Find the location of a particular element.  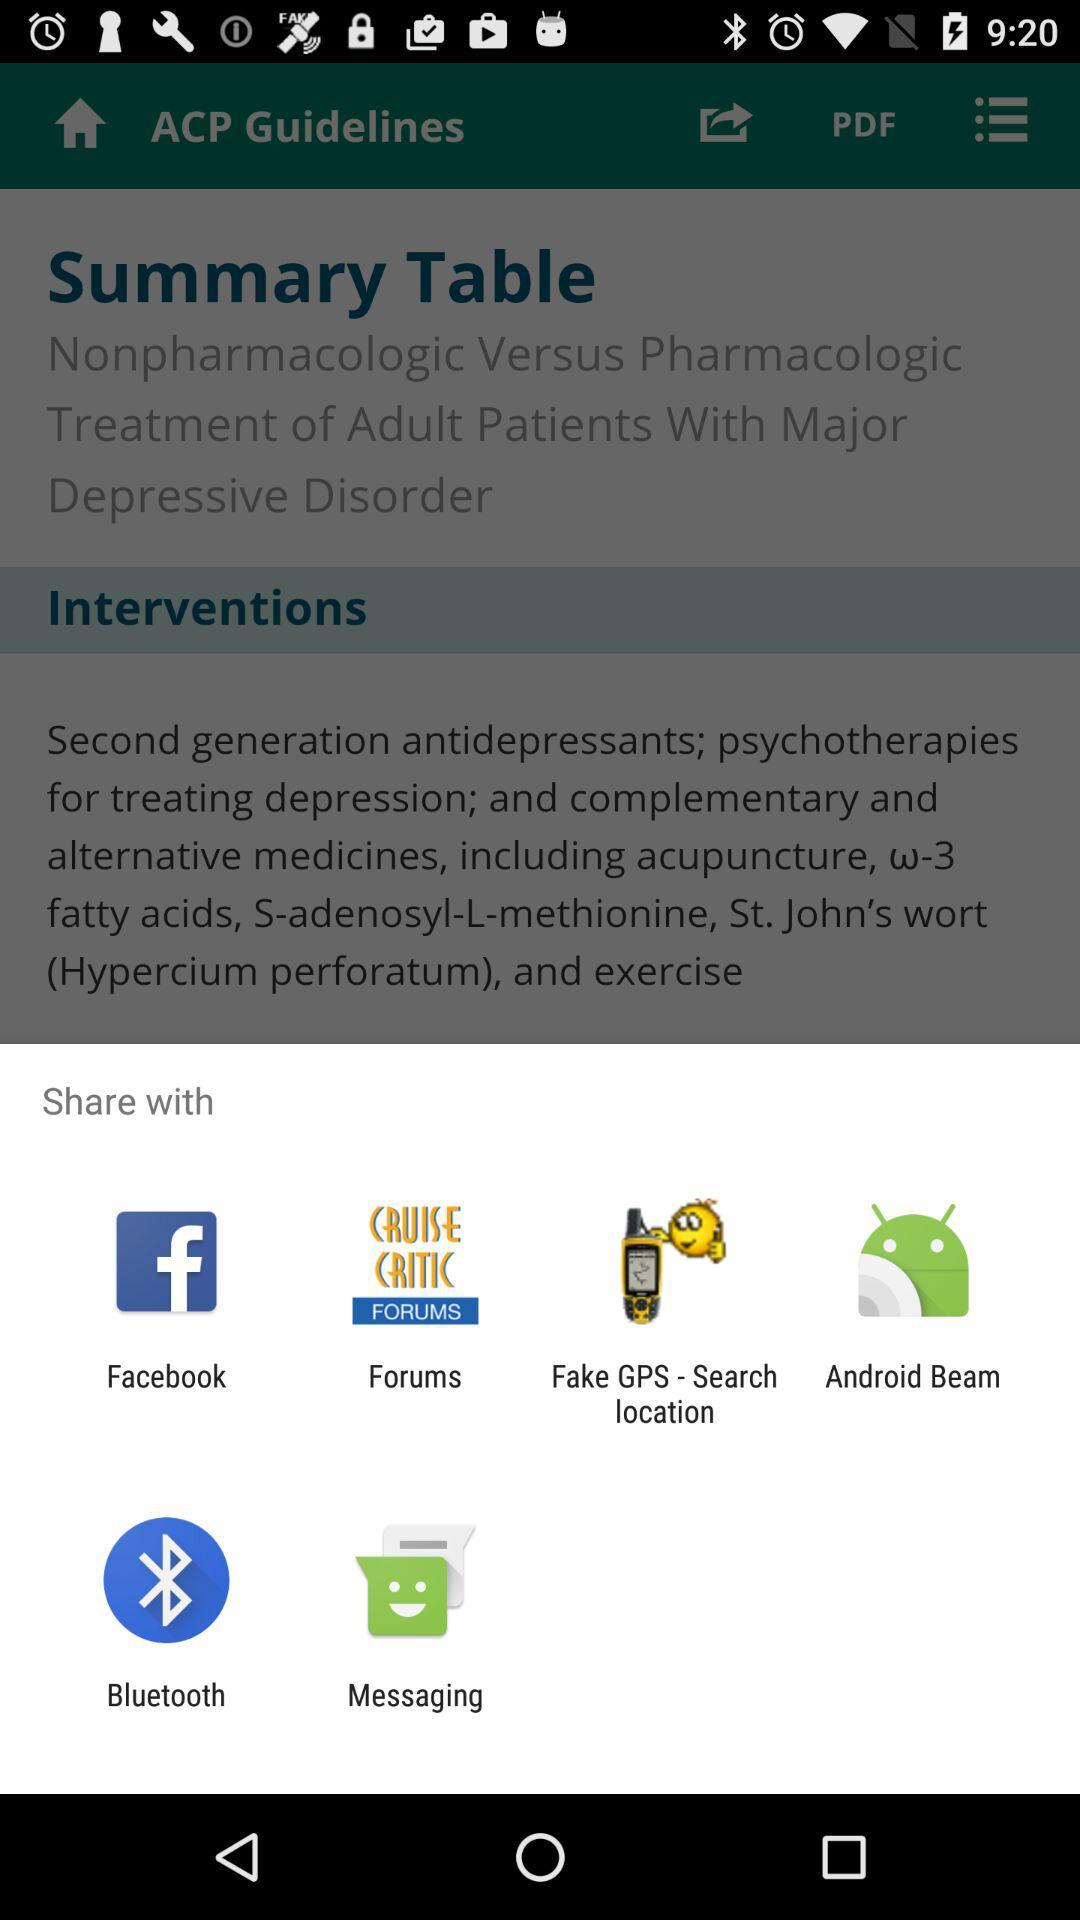

the android beam is located at coordinates (913, 1392).